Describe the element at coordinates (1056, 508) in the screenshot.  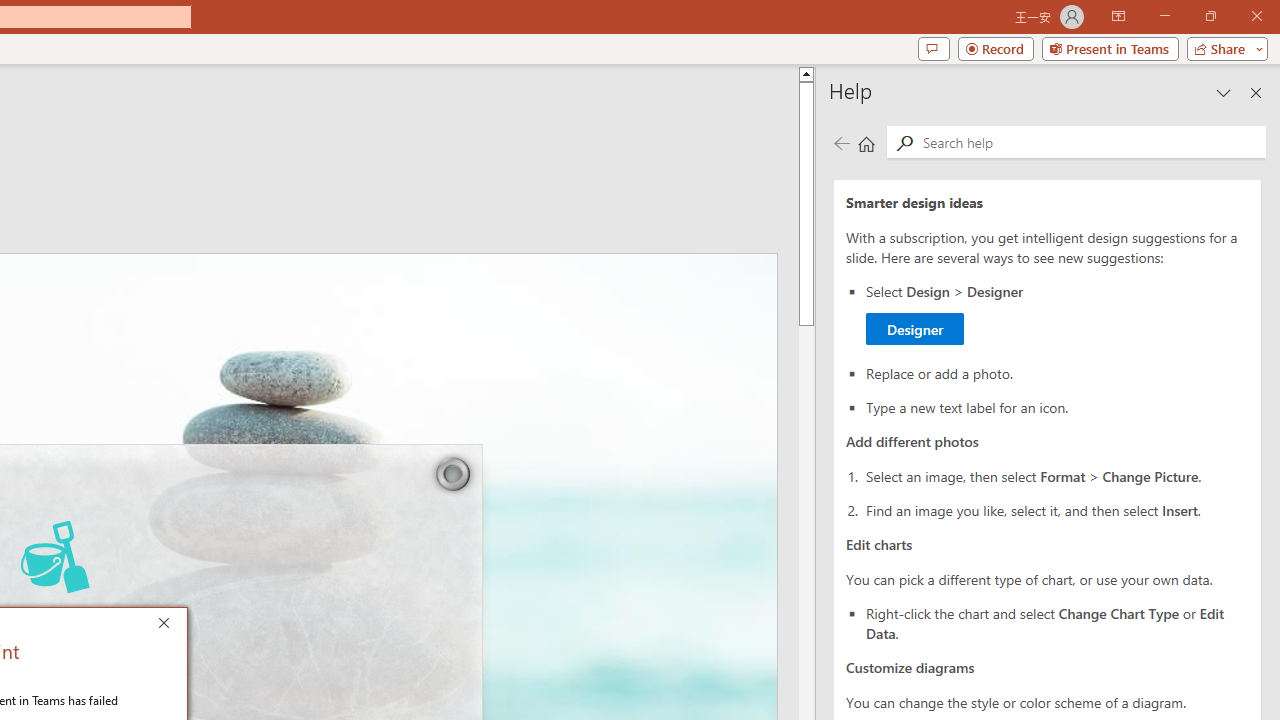
I see `'Find an image you like, select it, and then select Insert.'` at that location.